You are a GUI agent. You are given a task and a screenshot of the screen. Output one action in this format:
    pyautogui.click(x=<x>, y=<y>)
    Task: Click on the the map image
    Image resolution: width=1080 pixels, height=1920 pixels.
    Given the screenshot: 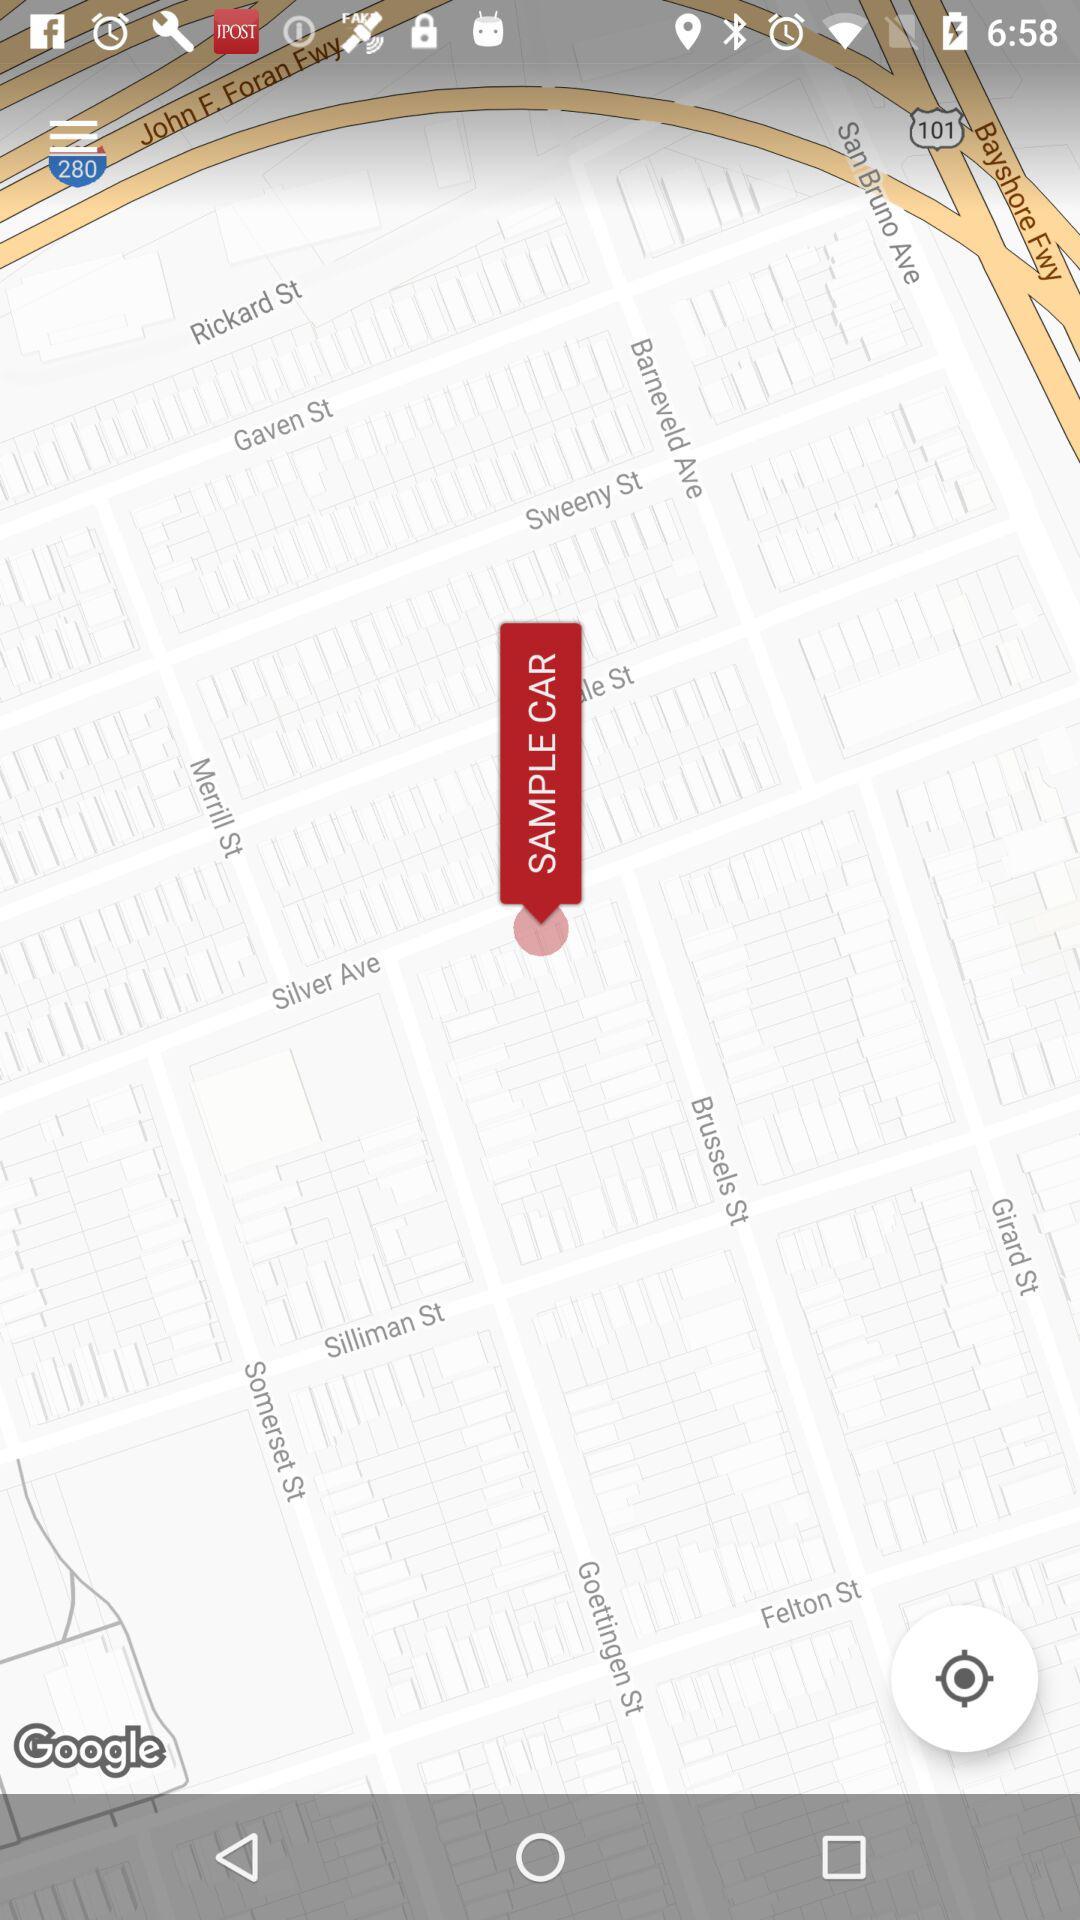 What is the action you would take?
    pyautogui.click(x=963, y=1678)
    